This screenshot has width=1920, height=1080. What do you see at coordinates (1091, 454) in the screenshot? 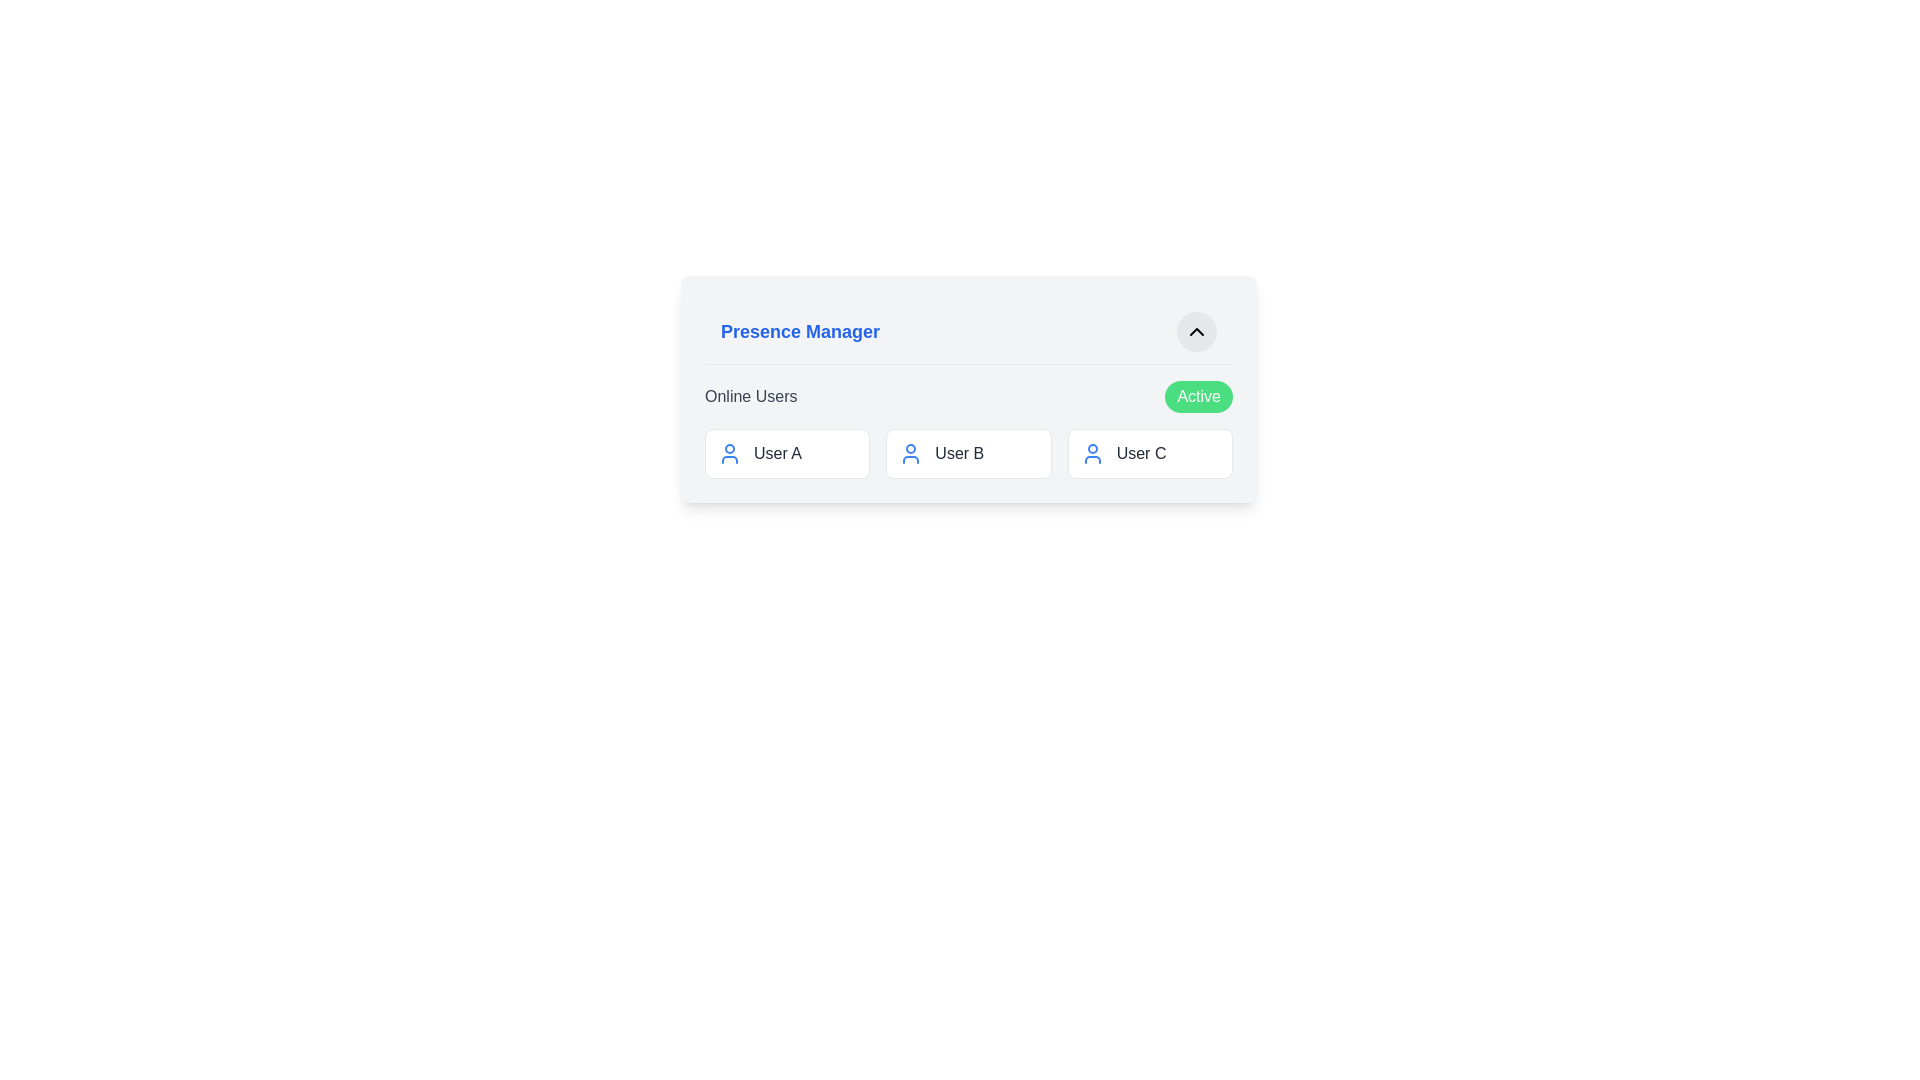
I see `the user icon representing 'User C' in the third card of the 'Online Users' section` at bounding box center [1091, 454].